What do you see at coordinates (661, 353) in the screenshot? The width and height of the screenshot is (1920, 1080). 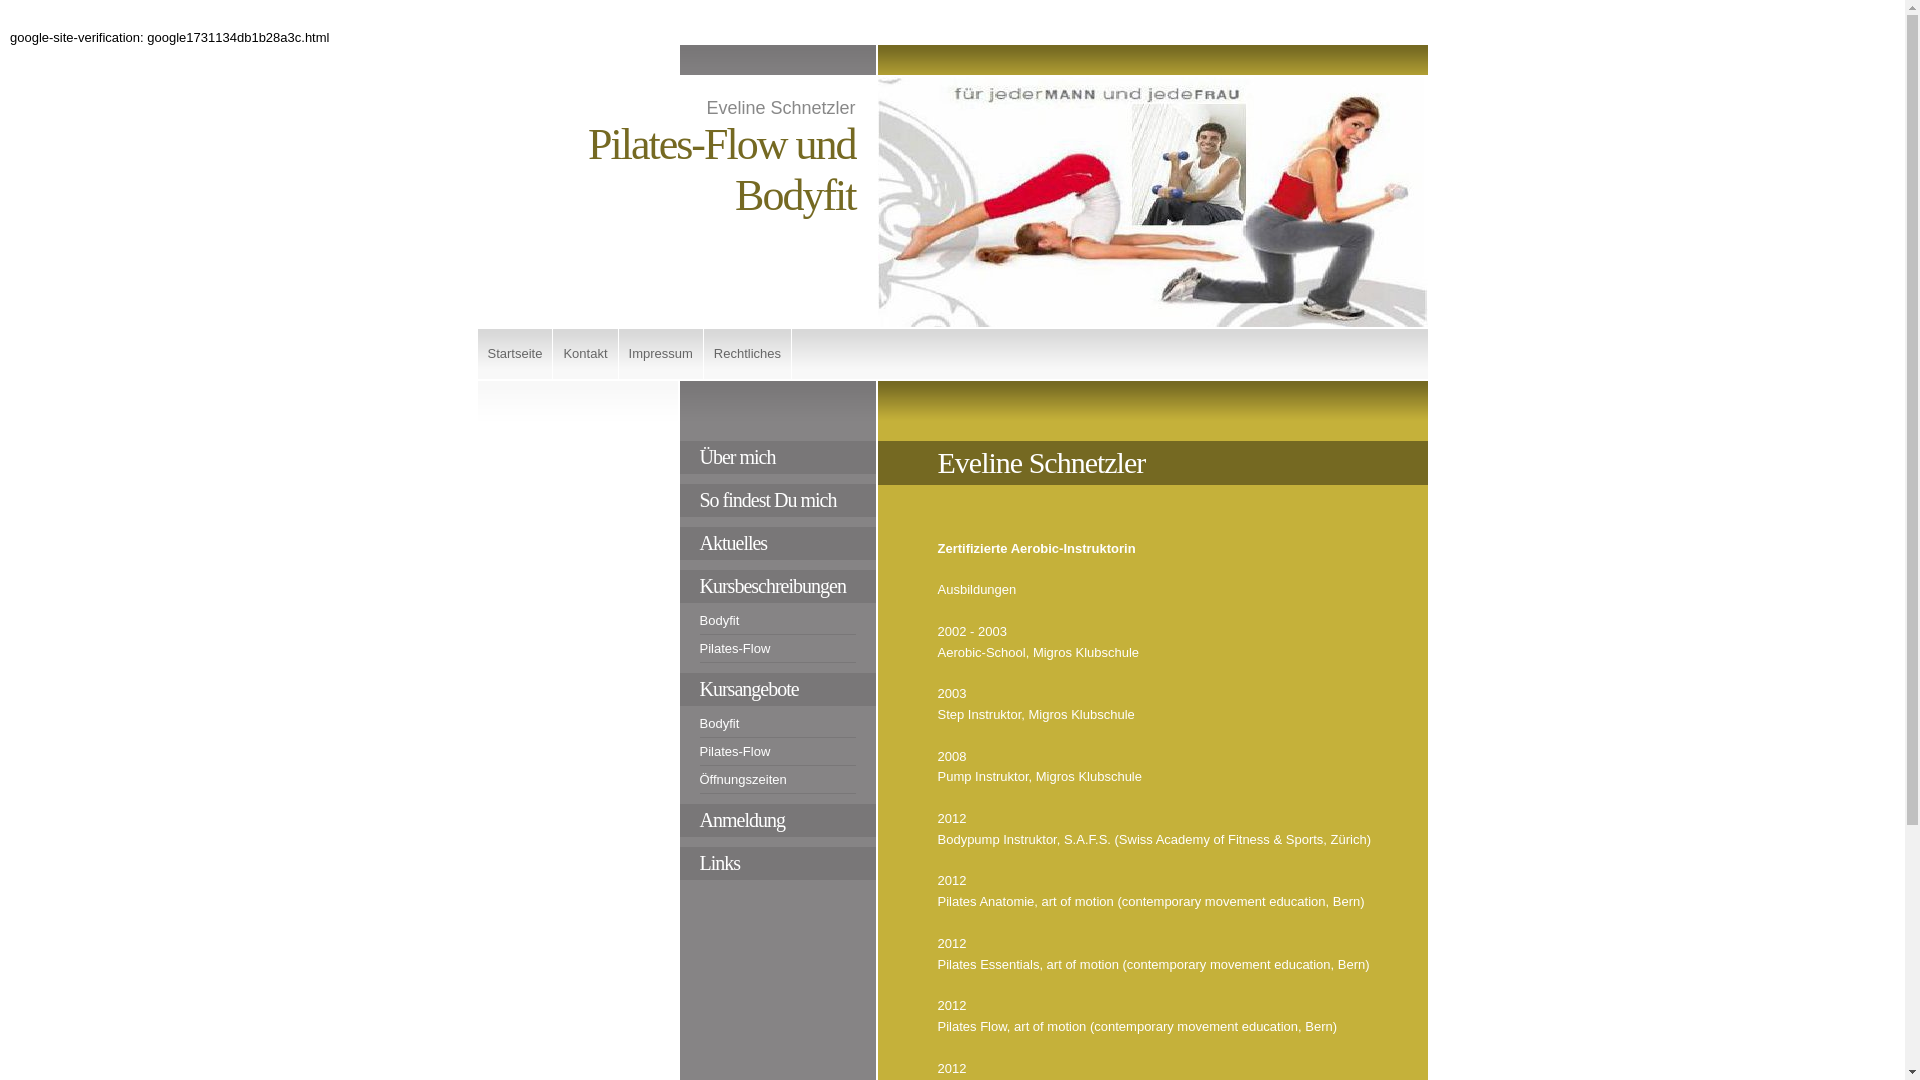 I see `'Impressum'` at bounding box center [661, 353].